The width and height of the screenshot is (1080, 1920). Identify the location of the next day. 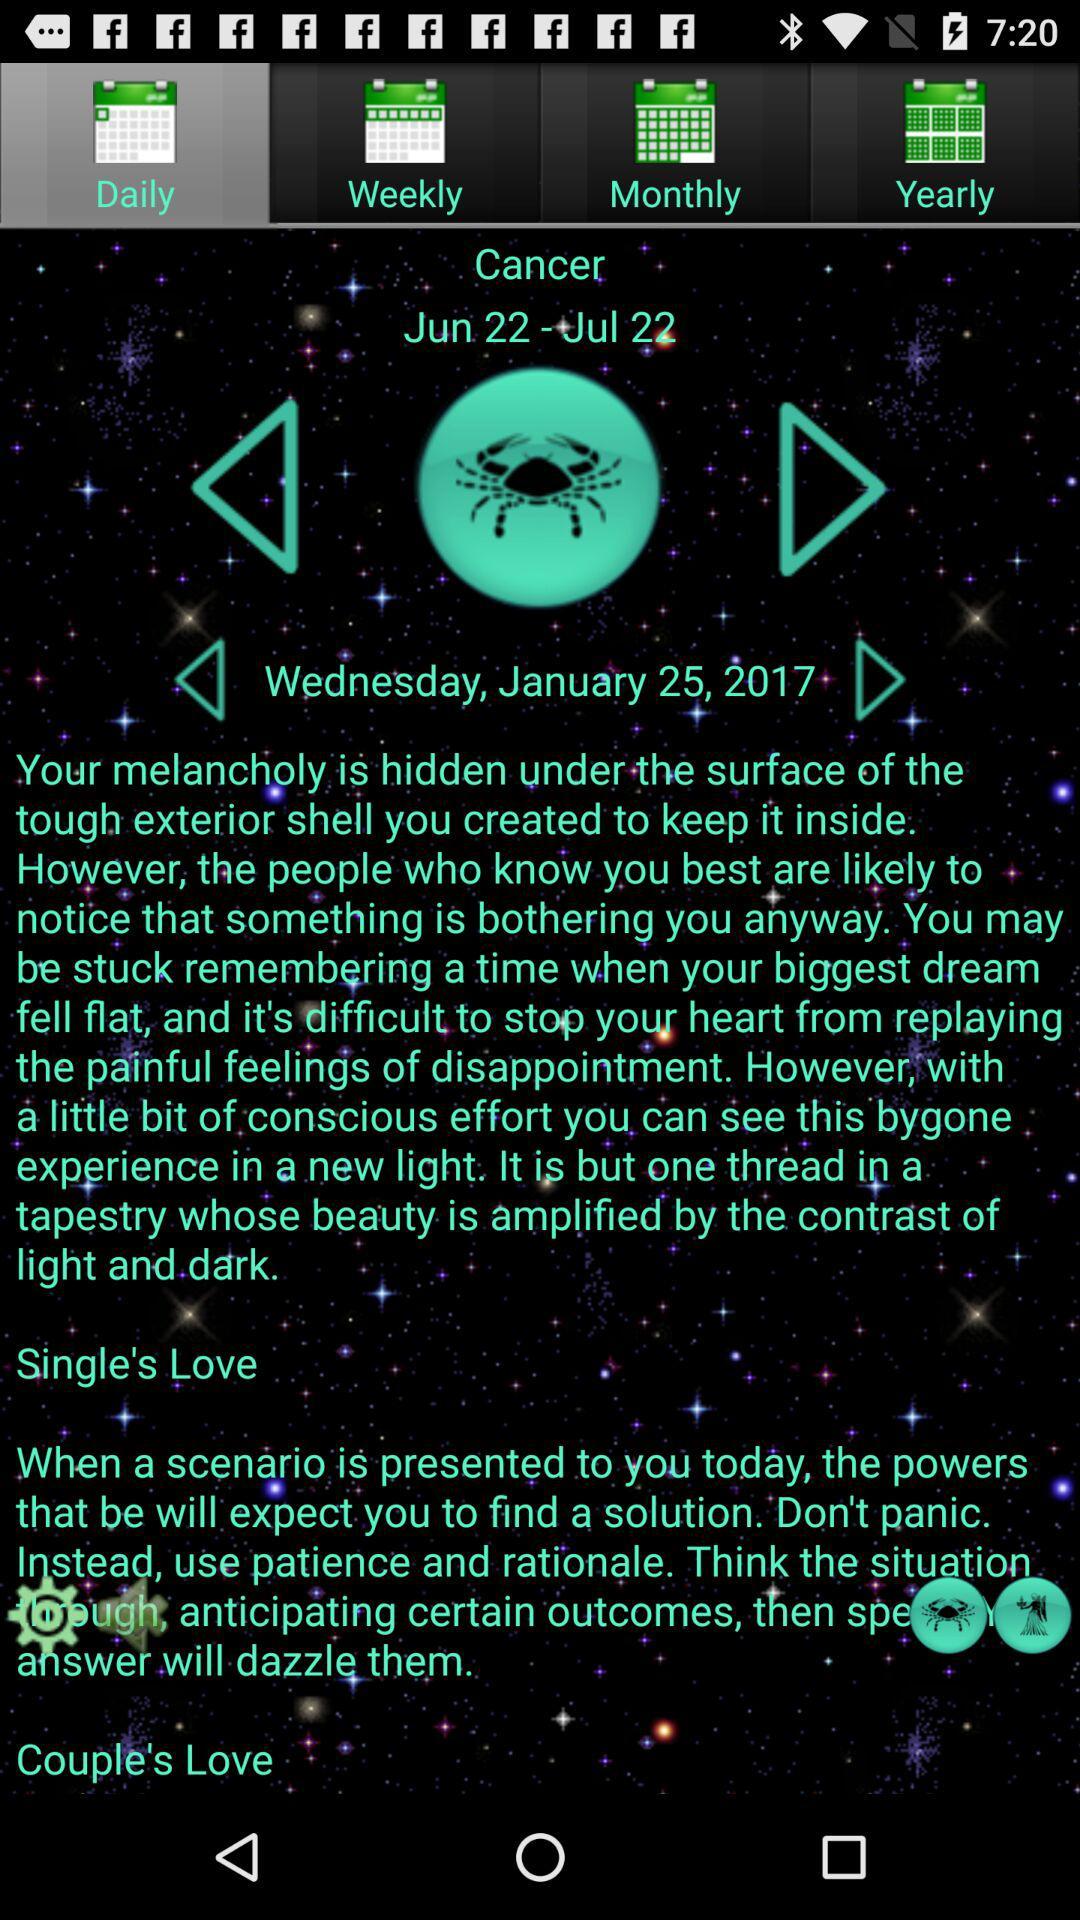
(879, 679).